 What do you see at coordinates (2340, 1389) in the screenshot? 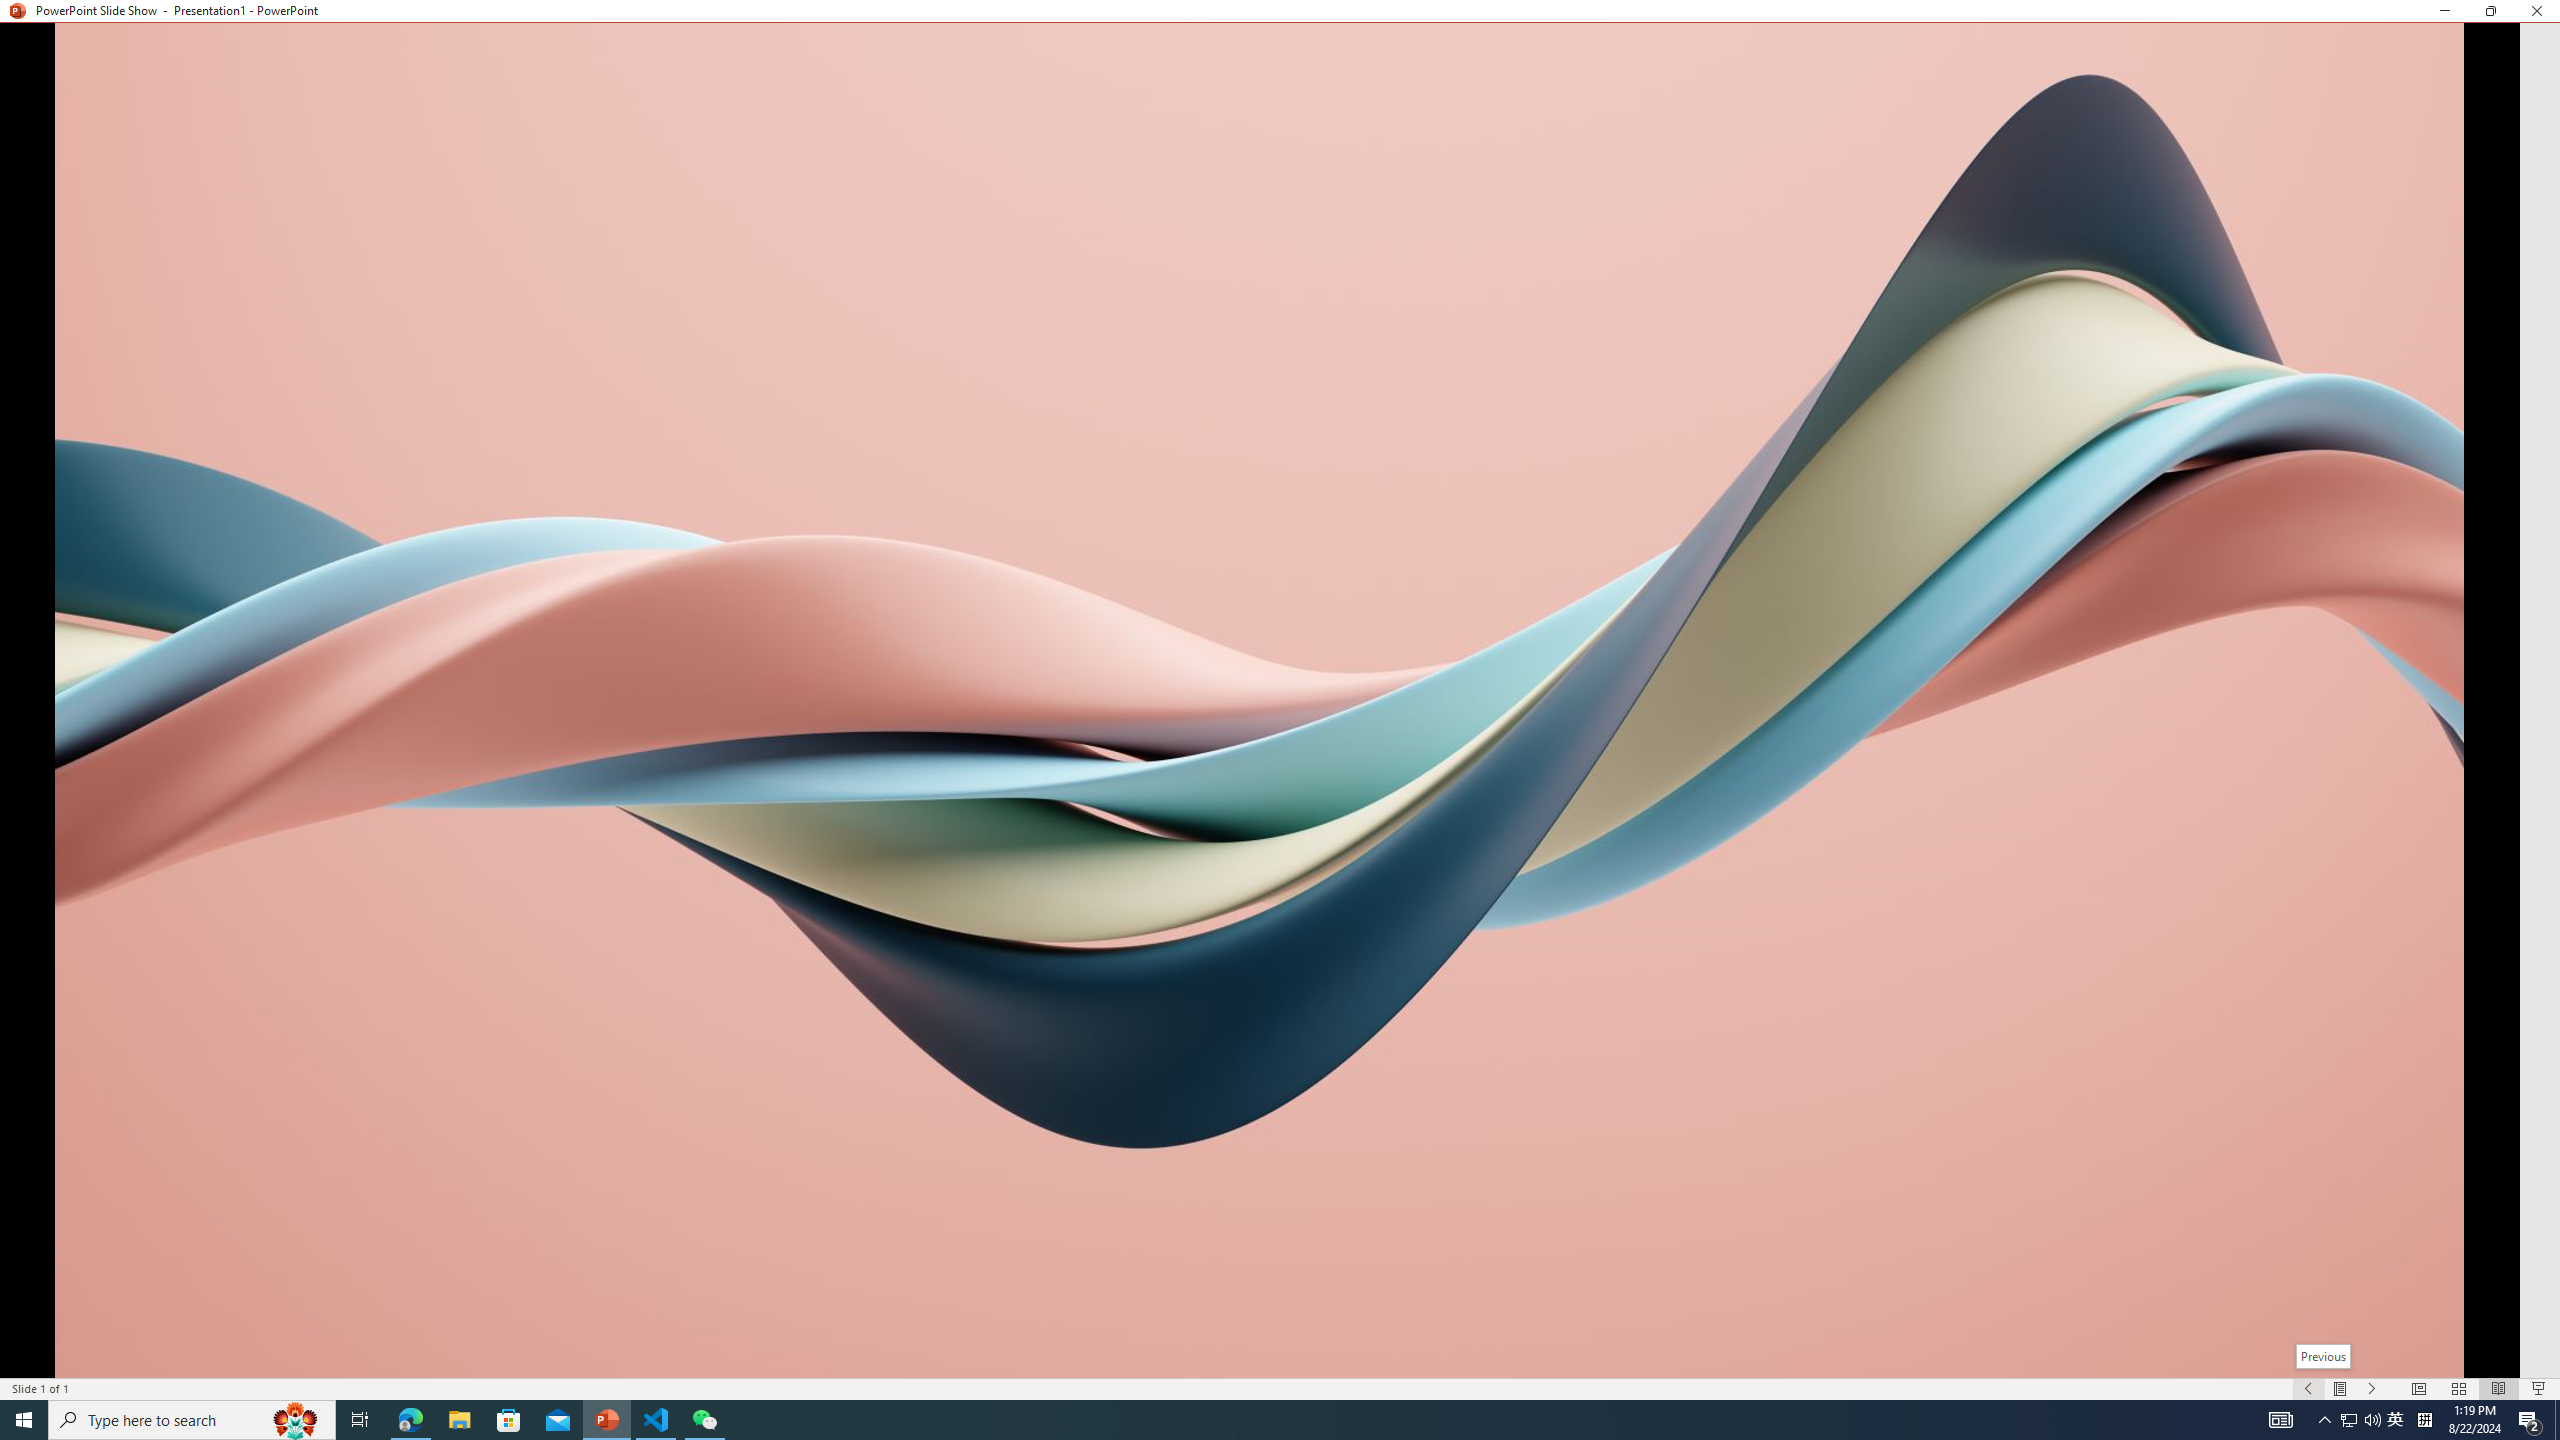
I see `'Menu On'` at bounding box center [2340, 1389].